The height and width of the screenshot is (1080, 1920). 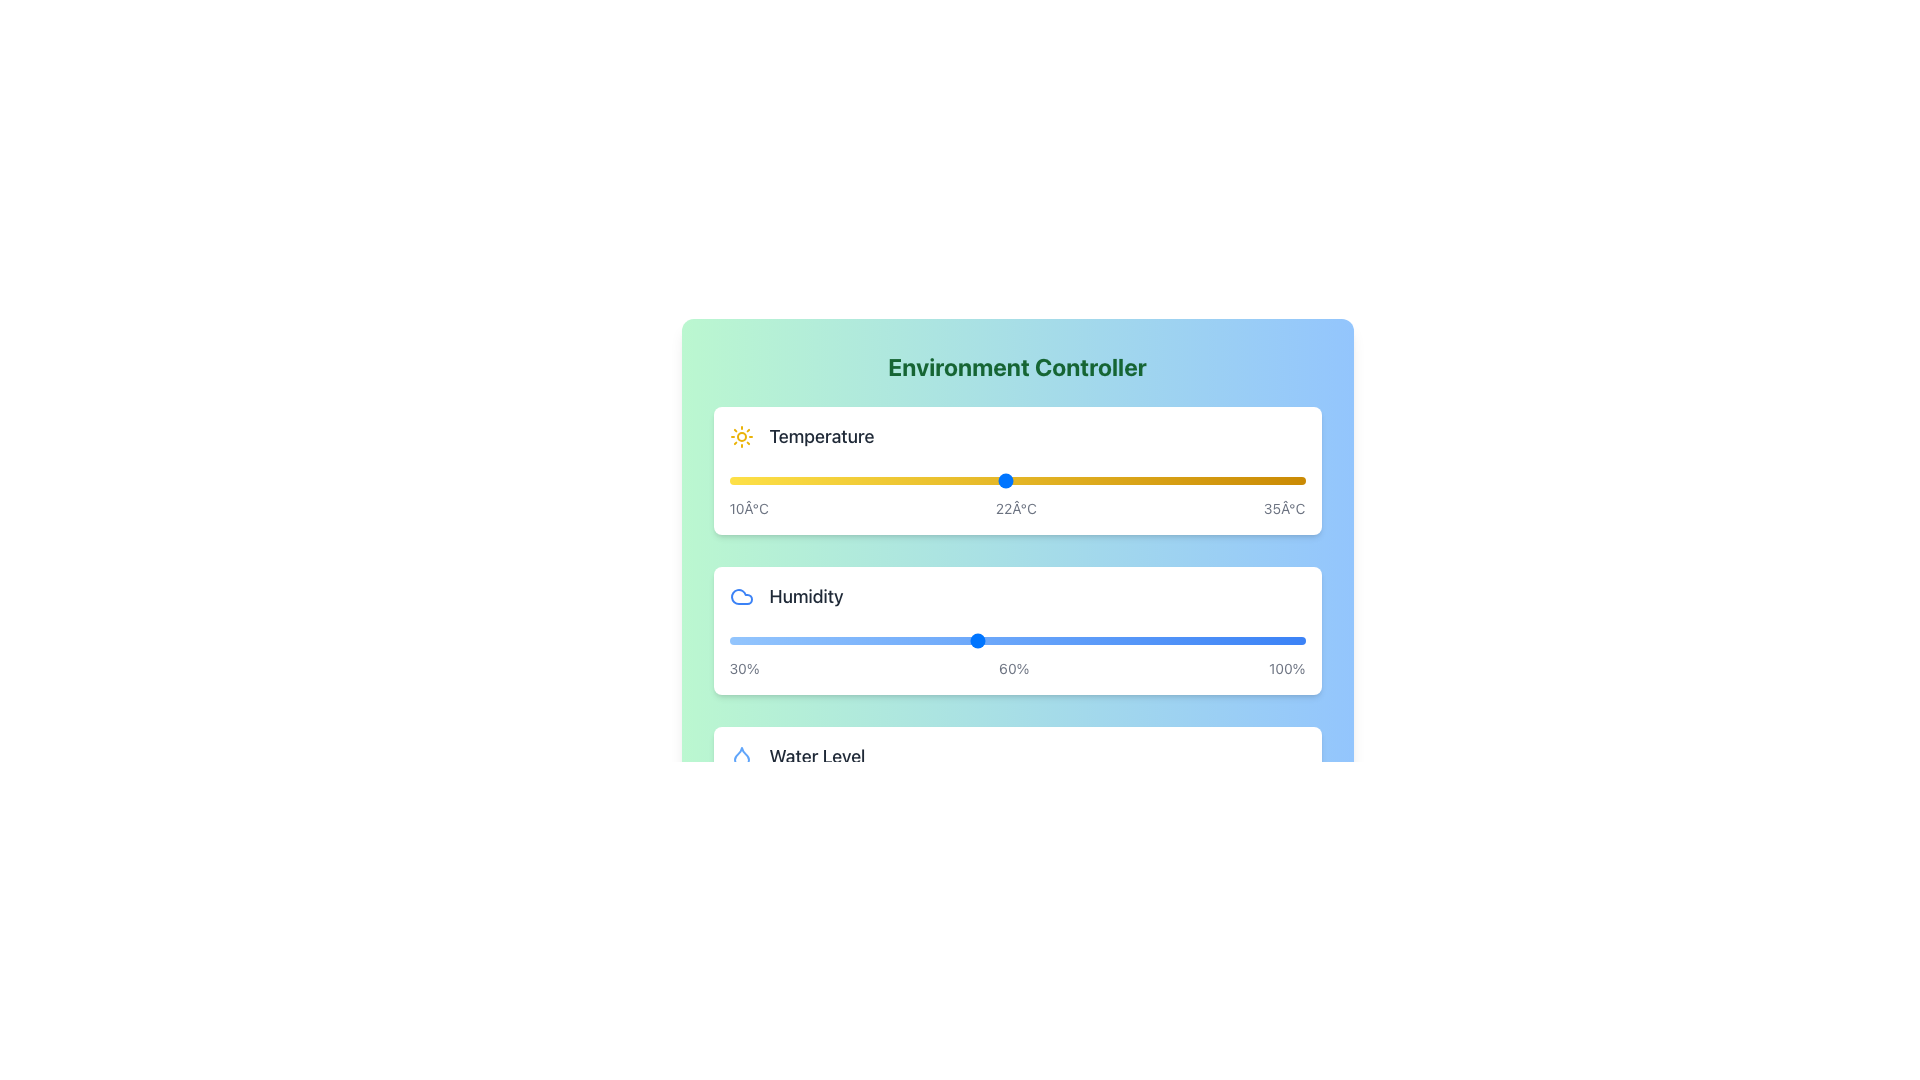 What do you see at coordinates (889, 481) in the screenshot?
I see `the temperature` at bounding box center [889, 481].